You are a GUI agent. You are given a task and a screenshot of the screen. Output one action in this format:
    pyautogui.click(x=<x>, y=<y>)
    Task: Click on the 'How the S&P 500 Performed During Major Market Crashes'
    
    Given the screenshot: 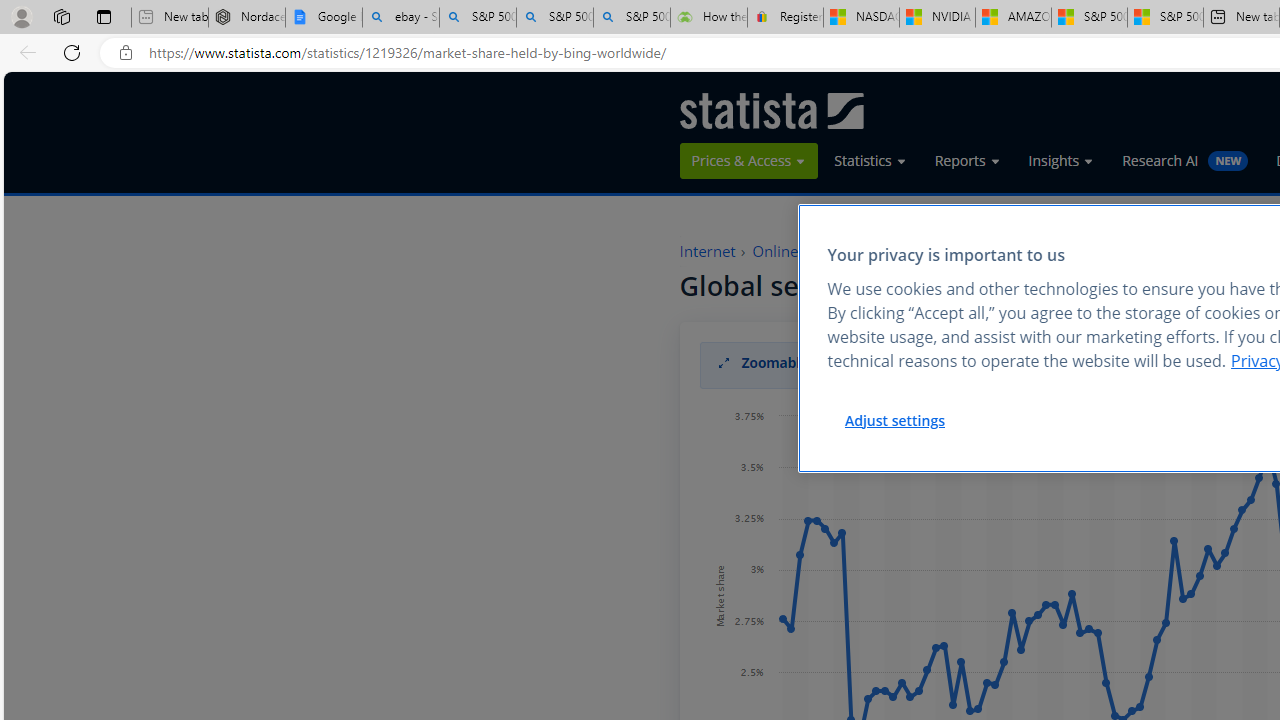 What is the action you would take?
    pyautogui.click(x=709, y=17)
    